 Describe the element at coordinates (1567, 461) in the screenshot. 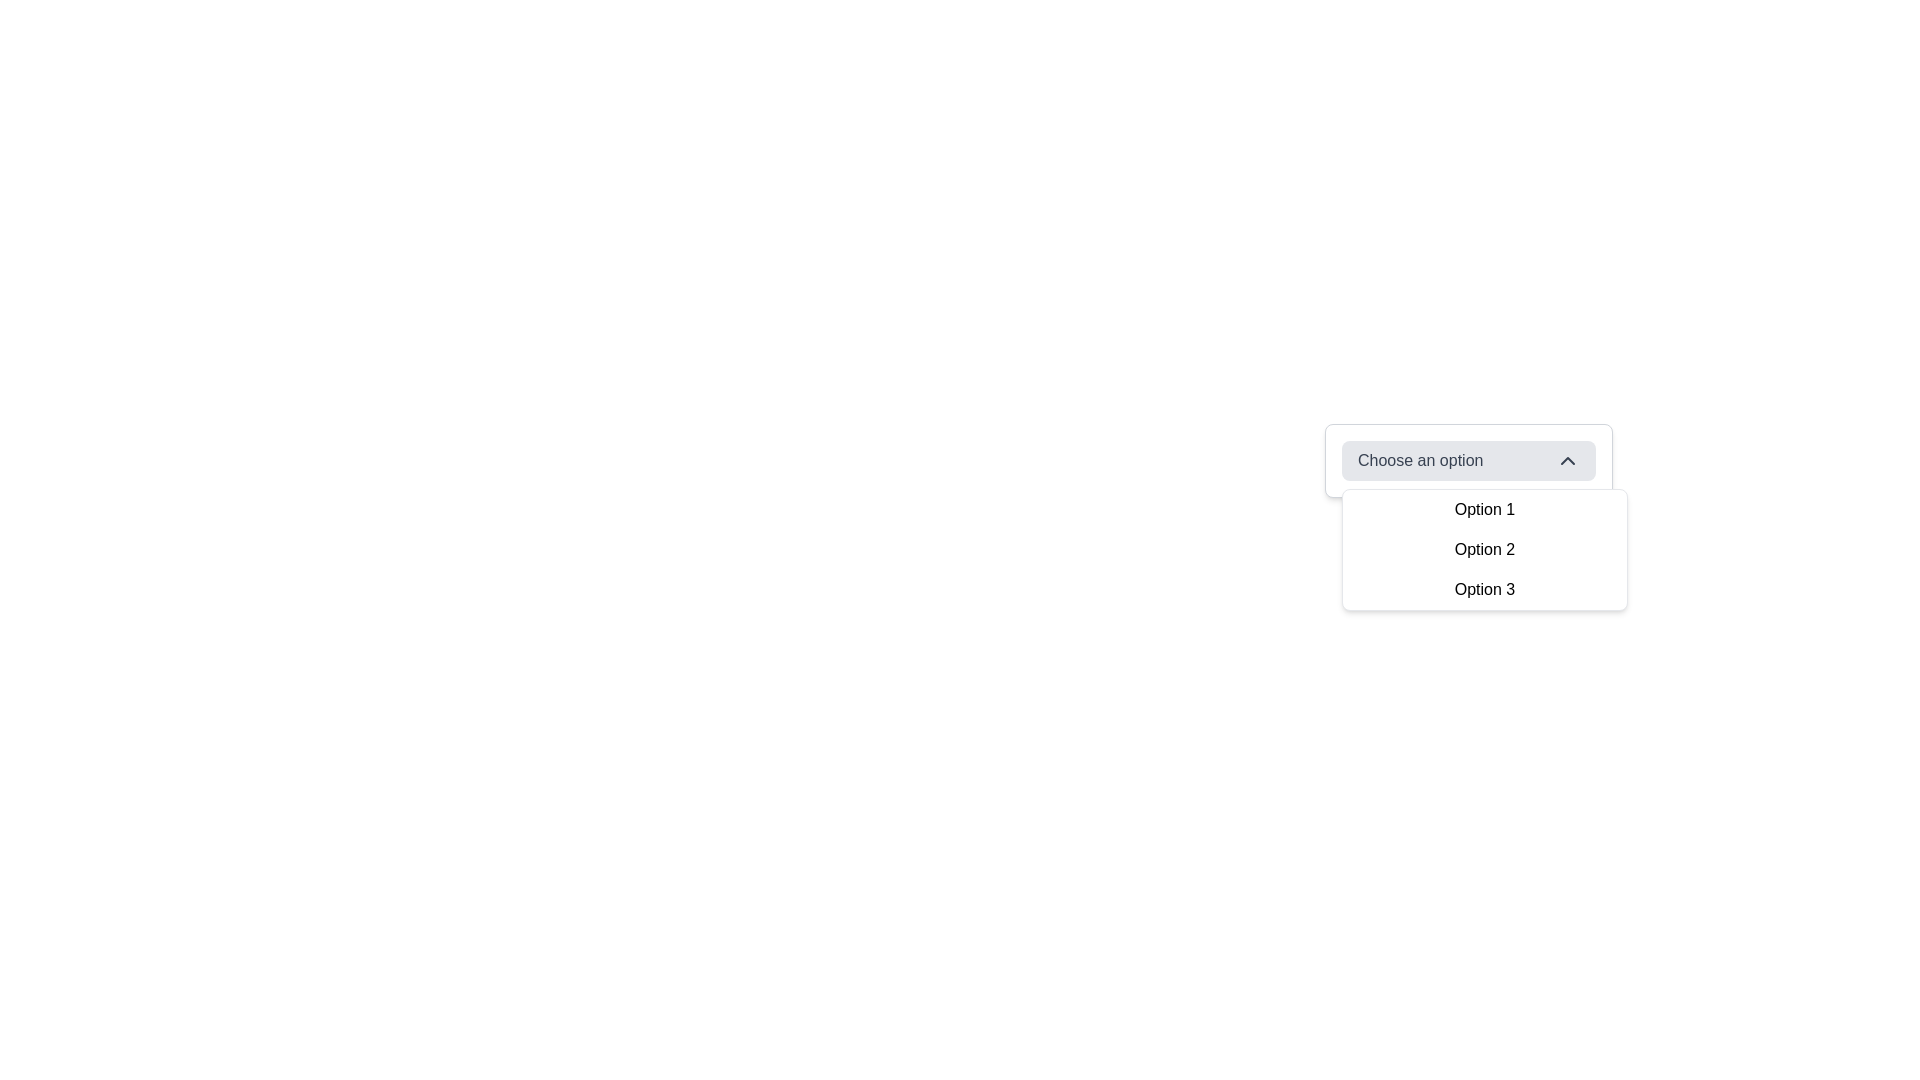

I see `the icon located at the far right of the 'Choose an option' dropdown header` at that location.